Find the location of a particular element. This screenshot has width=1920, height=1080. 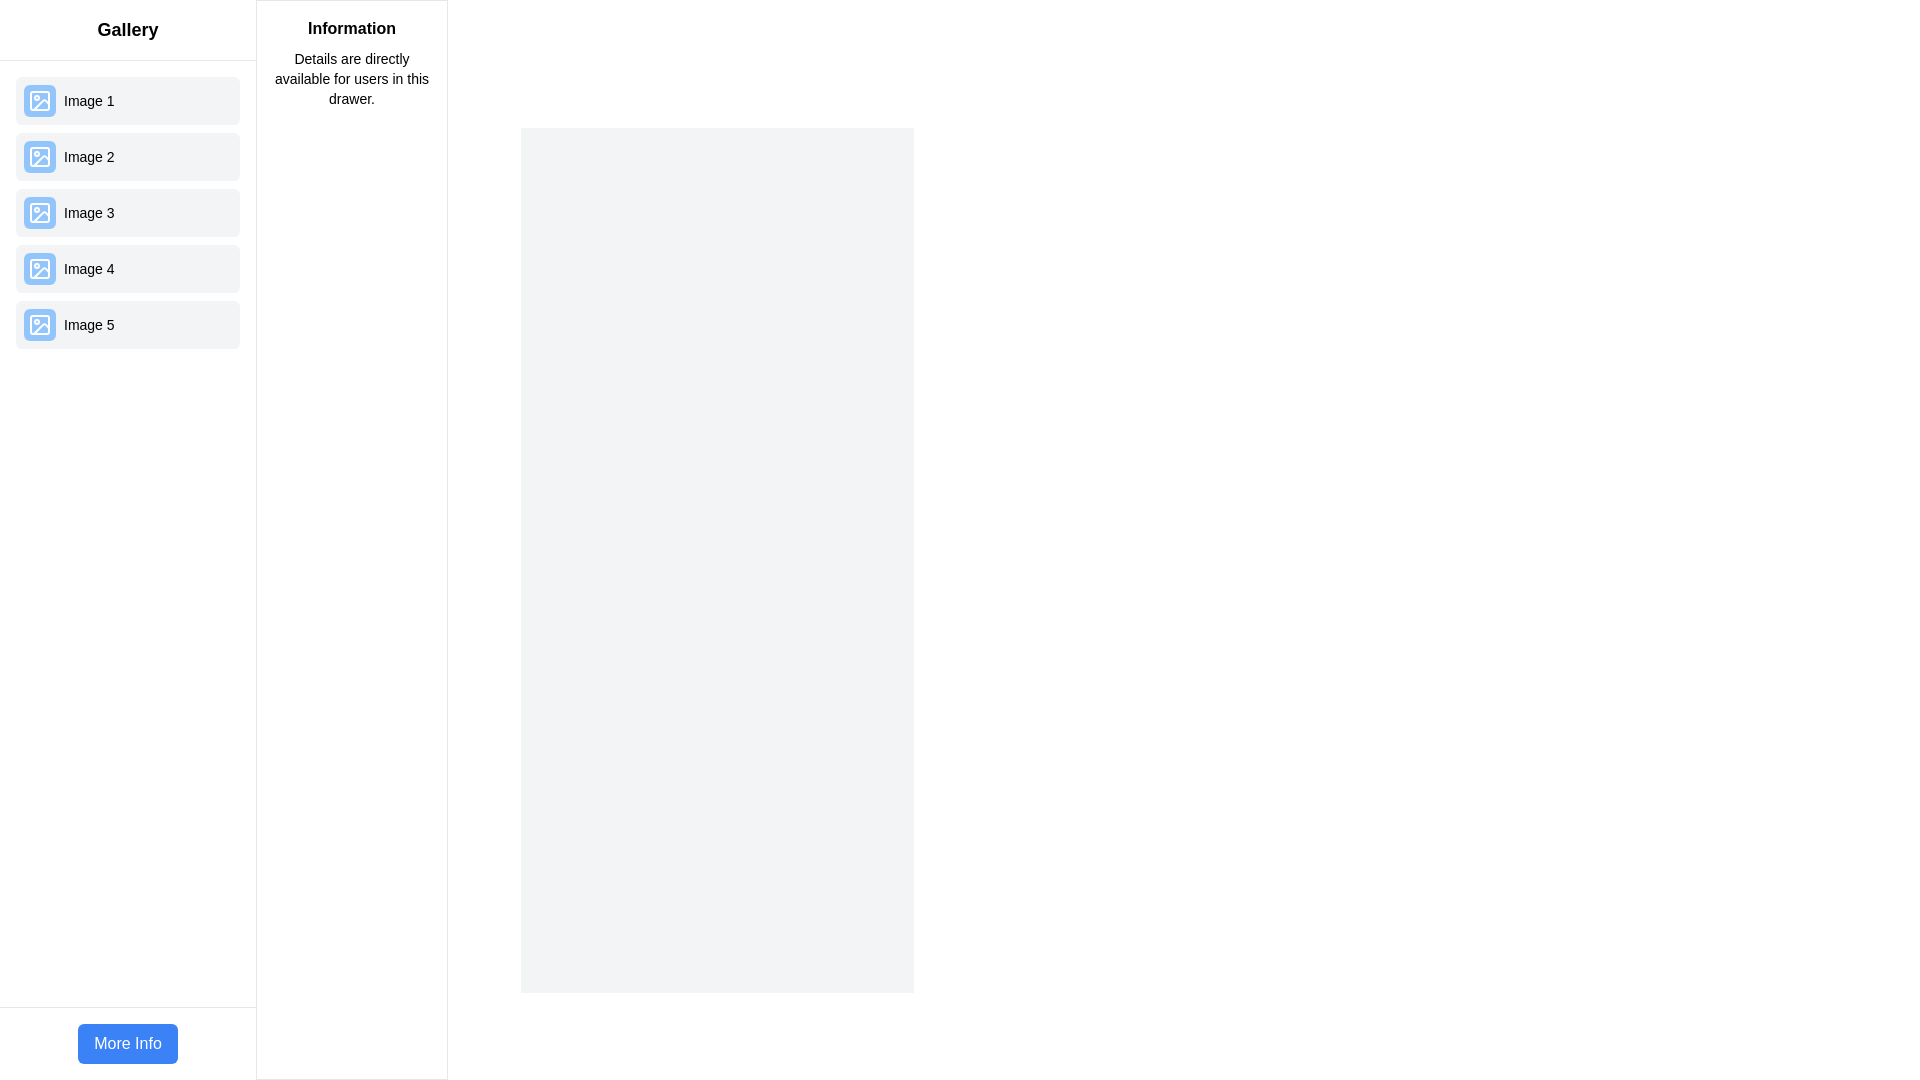

the small square icon with a light blue background and a white image symbol located in the 'Gallery' pane, next to 'Image 1' is located at coordinates (39, 100).